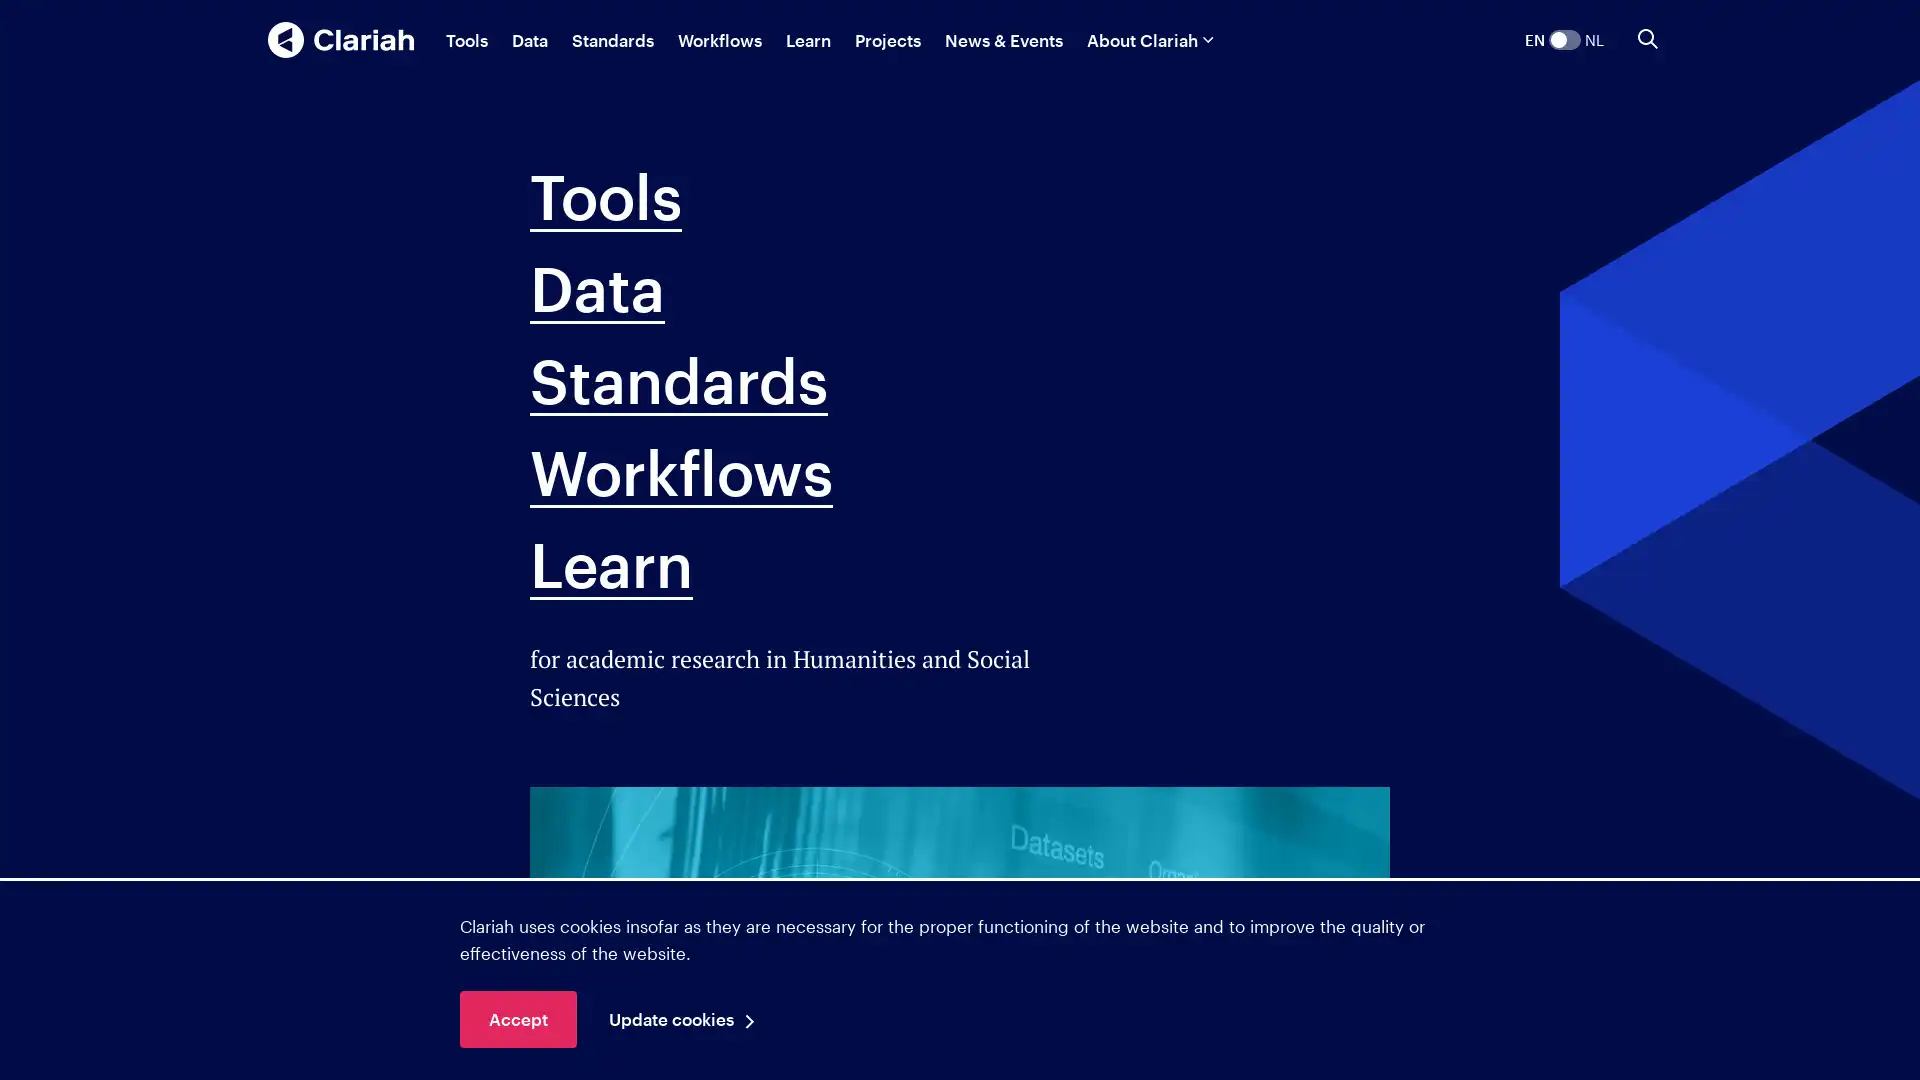  I want to click on Accept, so click(518, 1019).